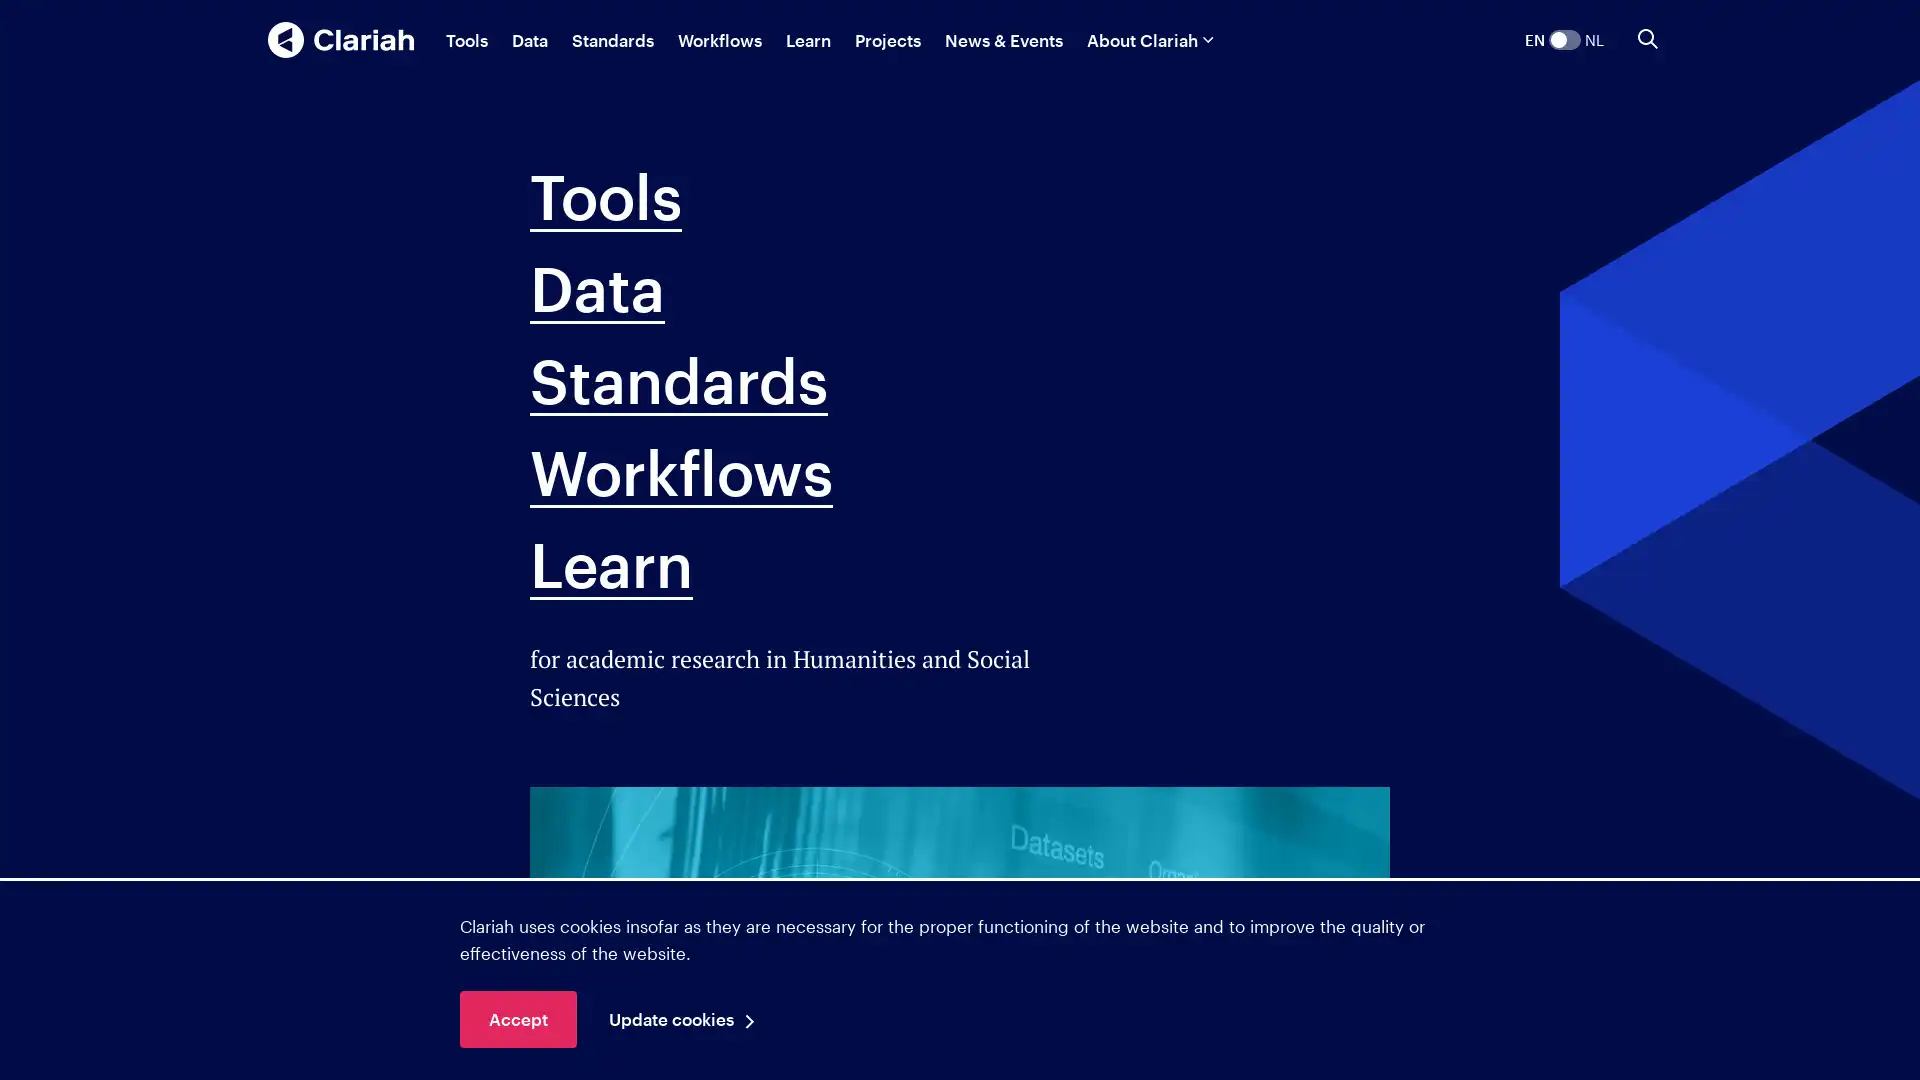  I want to click on Accept, so click(518, 1019).